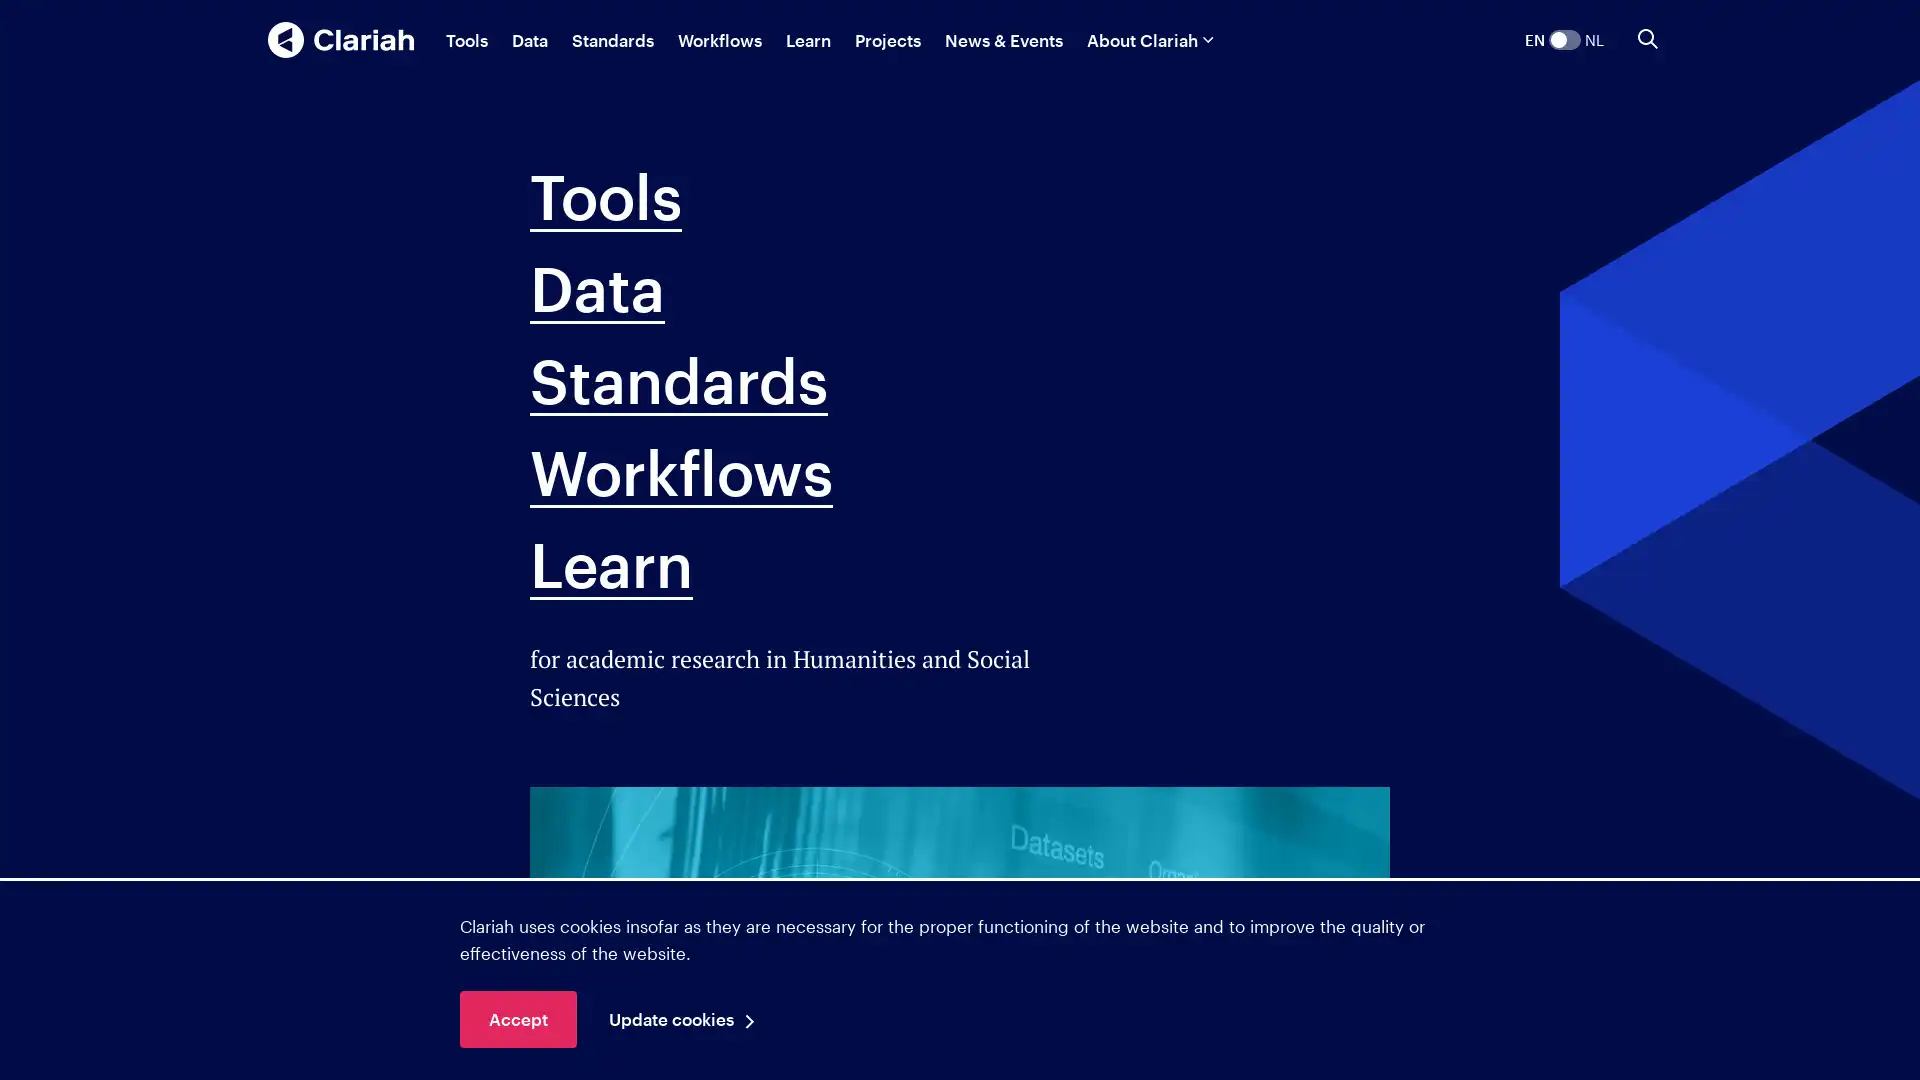  I want to click on Accept, so click(518, 1019).